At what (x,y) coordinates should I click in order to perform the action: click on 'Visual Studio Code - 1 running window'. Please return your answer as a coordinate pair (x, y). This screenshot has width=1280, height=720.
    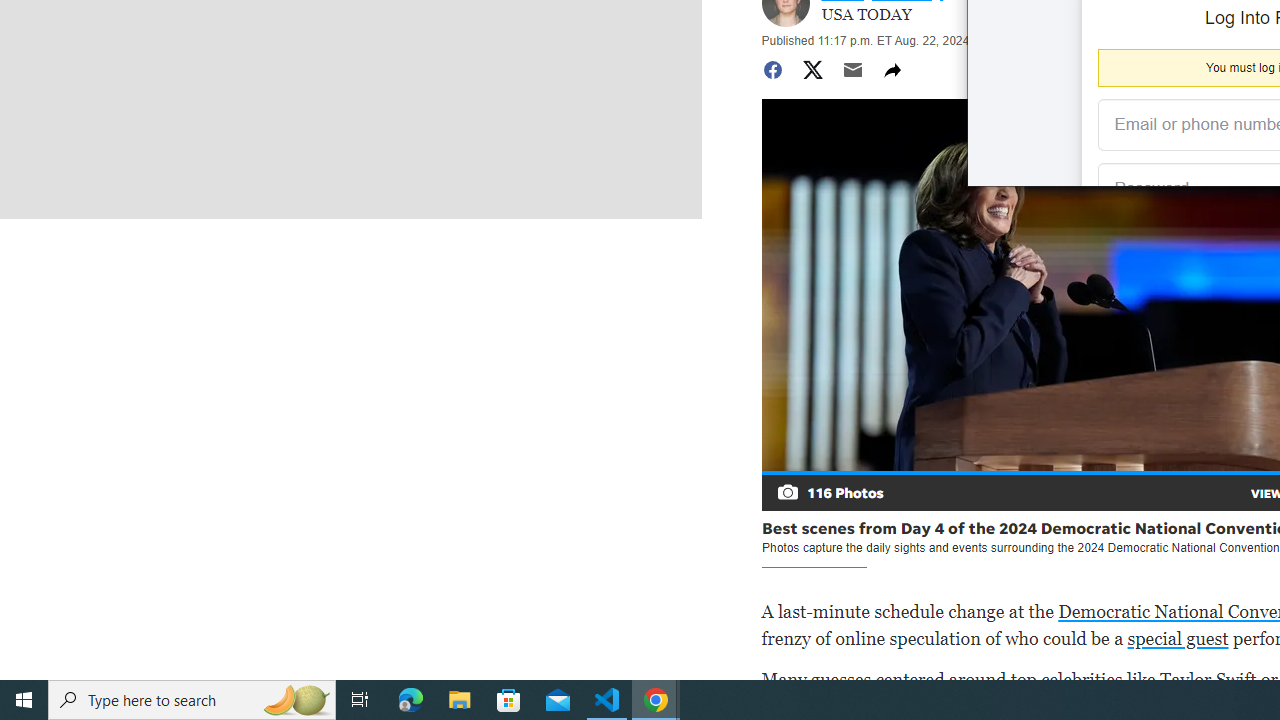
    Looking at the image, I should click on (606, 698).